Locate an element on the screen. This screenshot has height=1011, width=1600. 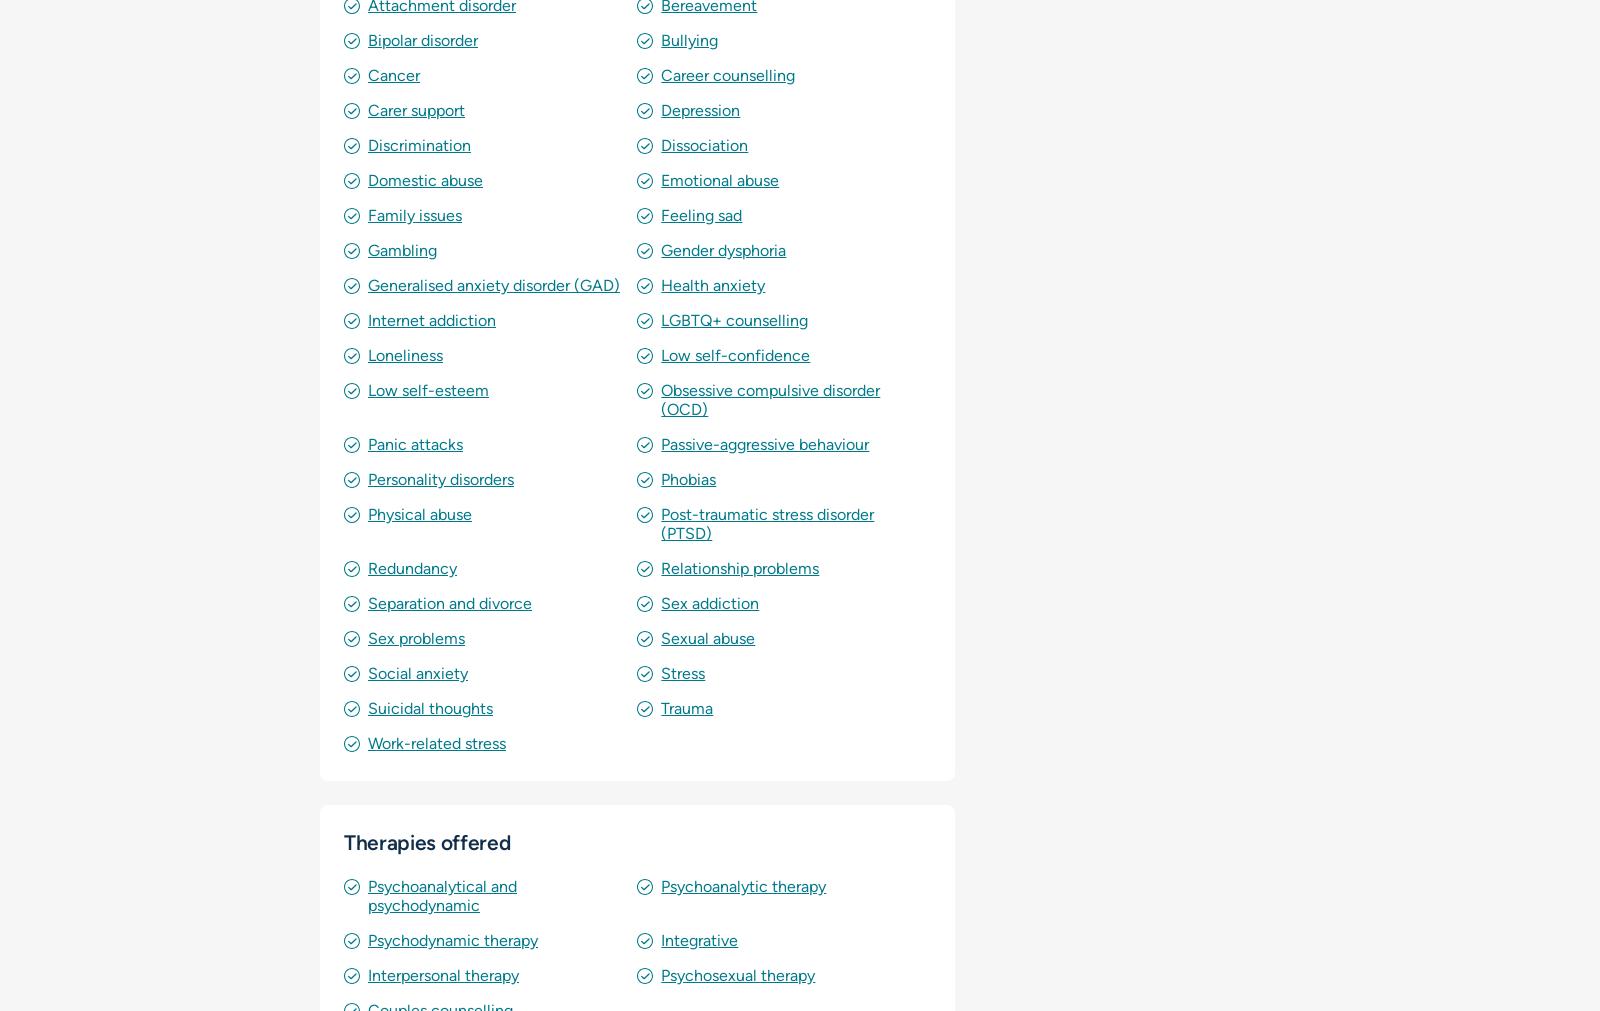
'Obsessive compulsive disorder (OCD)' is located at coordinates (770, 398).